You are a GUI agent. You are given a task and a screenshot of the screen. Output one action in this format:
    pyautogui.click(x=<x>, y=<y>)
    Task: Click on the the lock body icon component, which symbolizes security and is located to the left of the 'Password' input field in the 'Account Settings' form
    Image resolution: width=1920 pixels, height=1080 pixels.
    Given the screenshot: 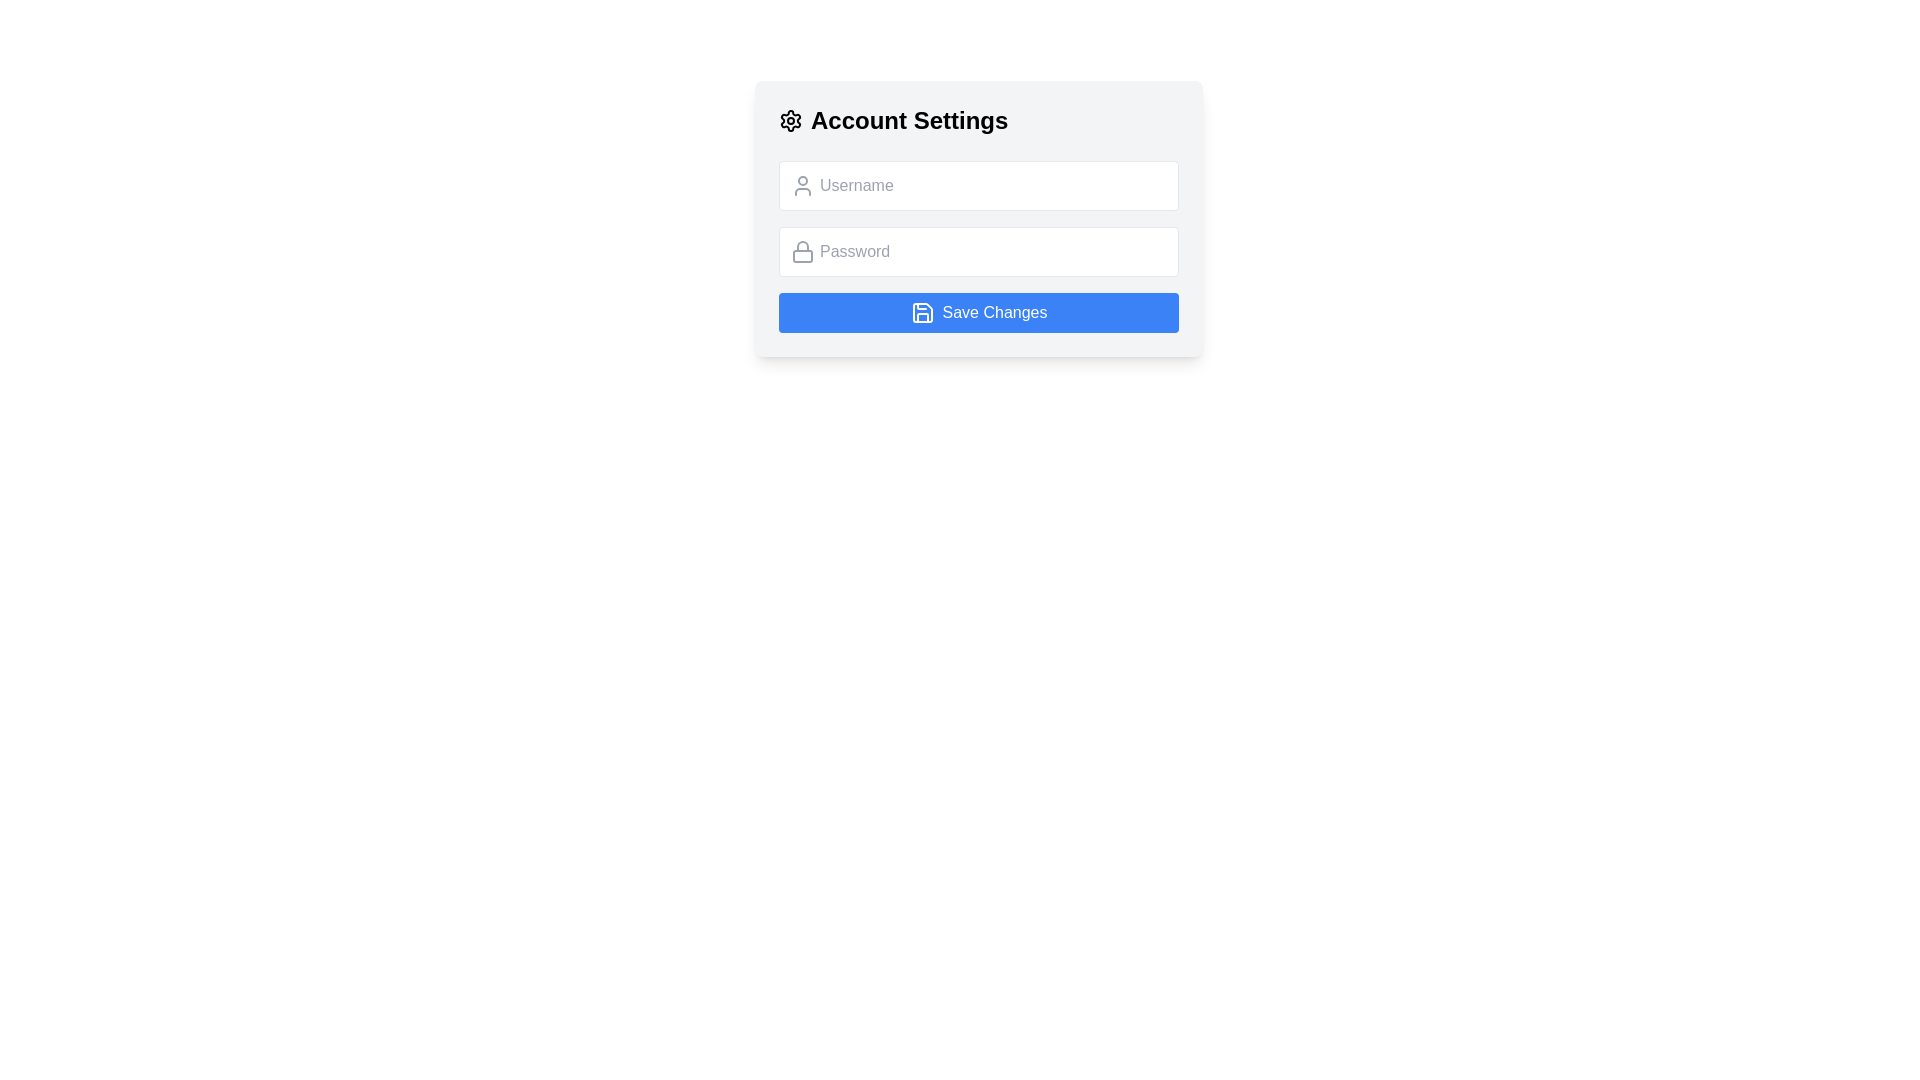 What is the action you would take?
    pyautogui.click(x=802, y=254)
    